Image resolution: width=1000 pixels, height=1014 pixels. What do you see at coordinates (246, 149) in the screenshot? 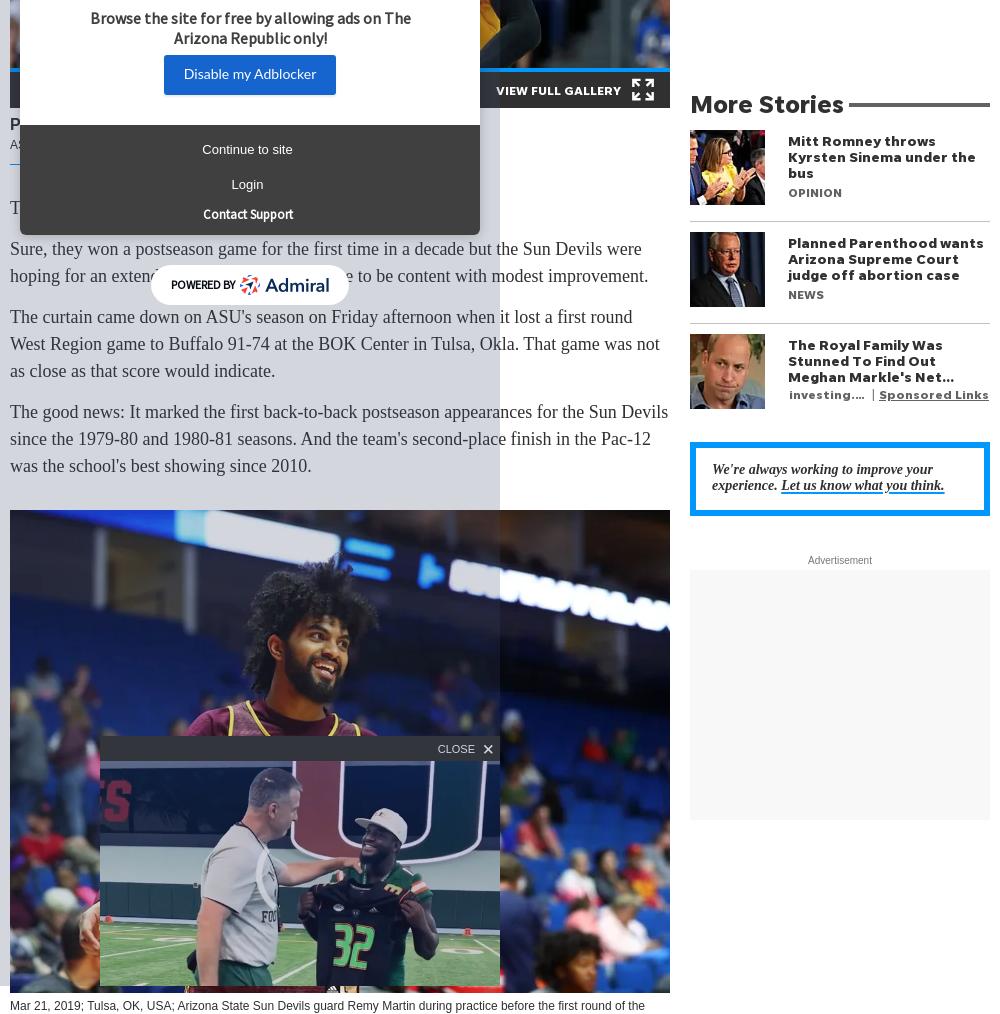
I see `'Continue to site'` at bounding box center [246, 149].